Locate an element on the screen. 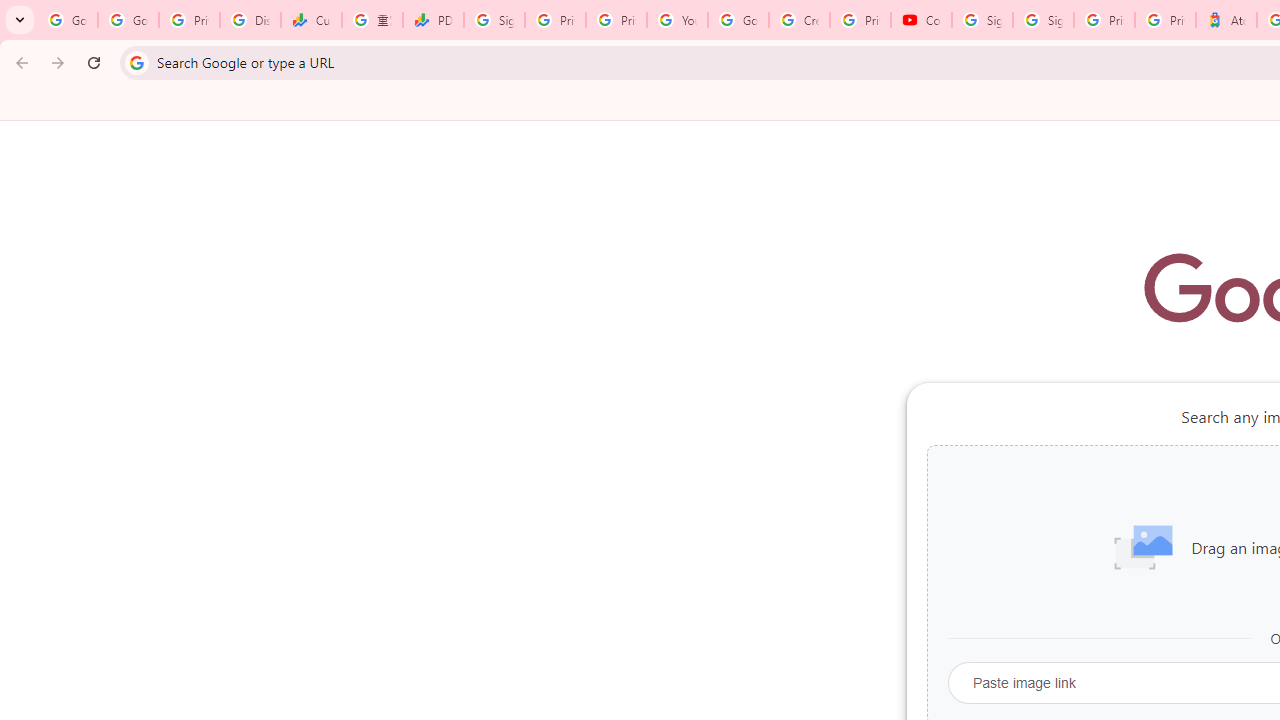 The image size is (1280, 720). 'Atour Hotel - Google hotels' is located at coordinates (1225, 20).